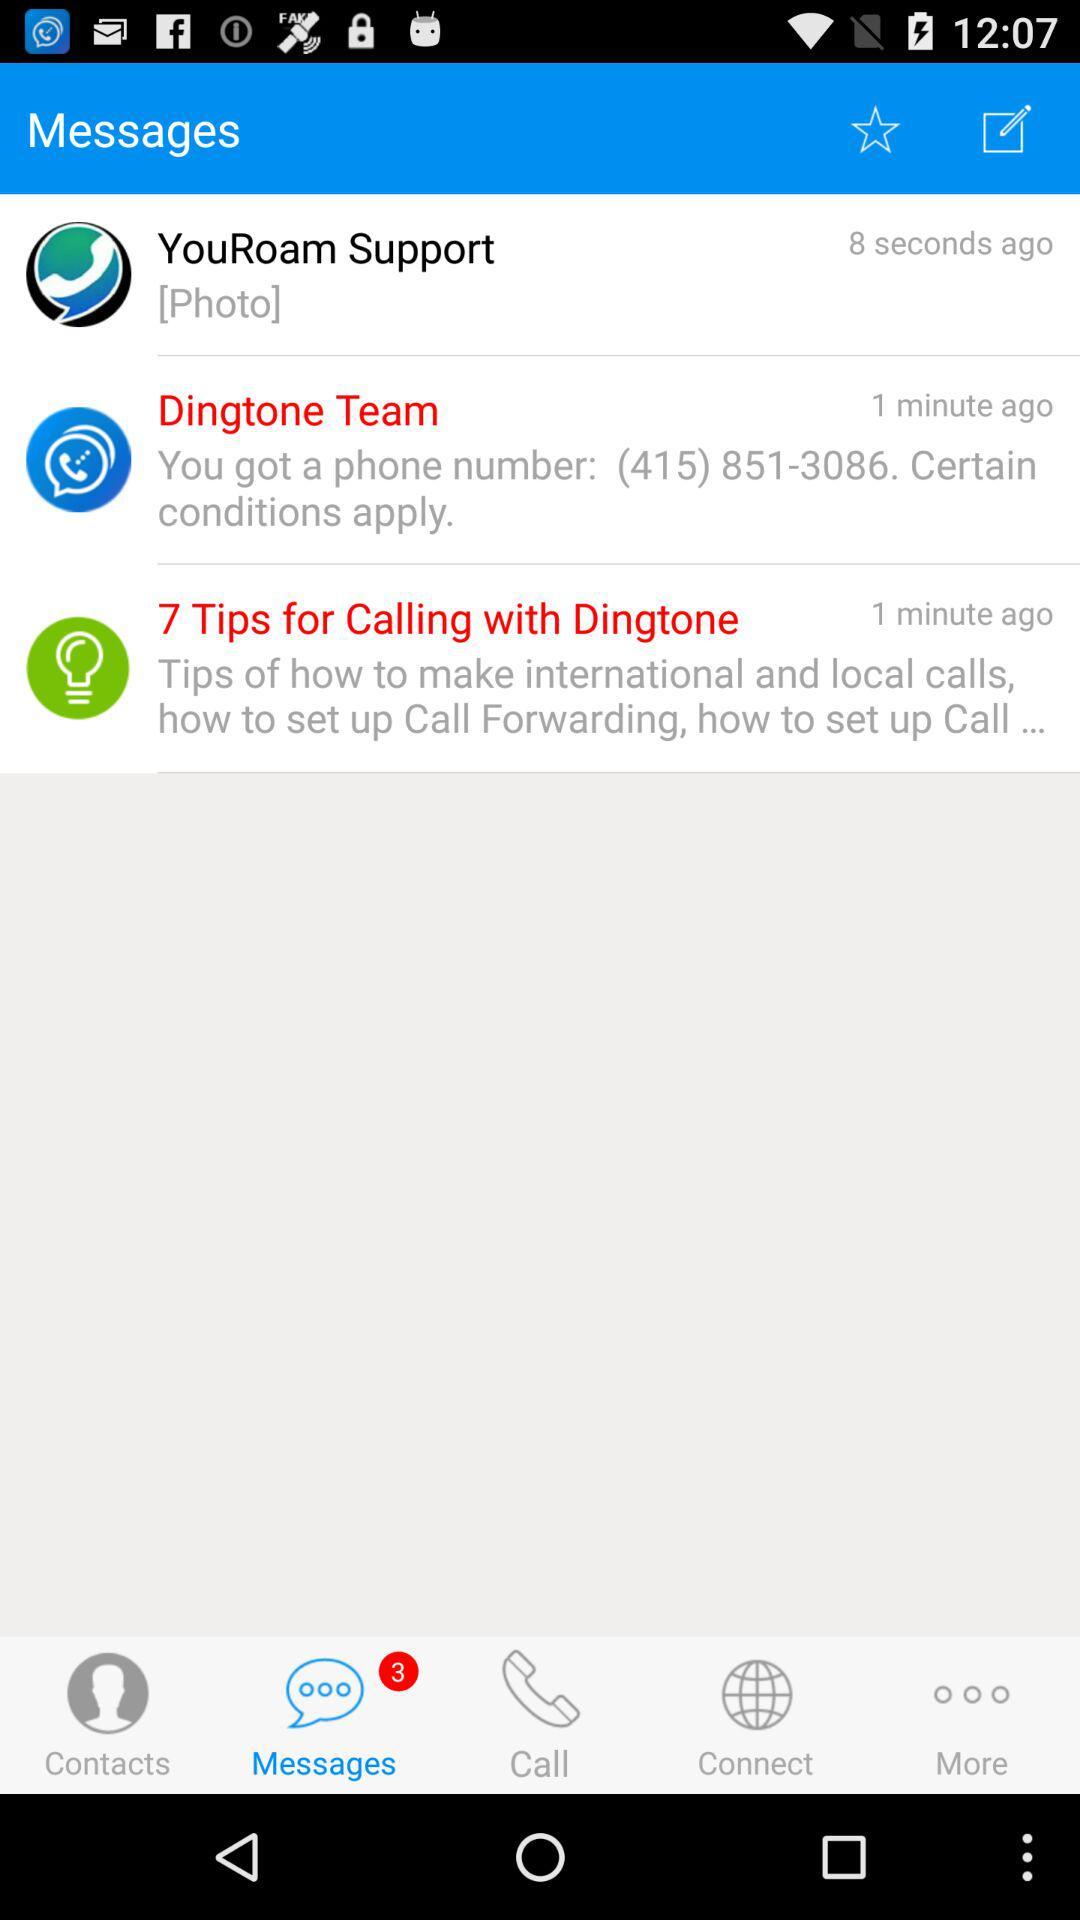 The image size is (1080, 1920). What do you see at coordinates (874, 127) in the screenshot?
I see `click star` at bounding box center [874, 127].